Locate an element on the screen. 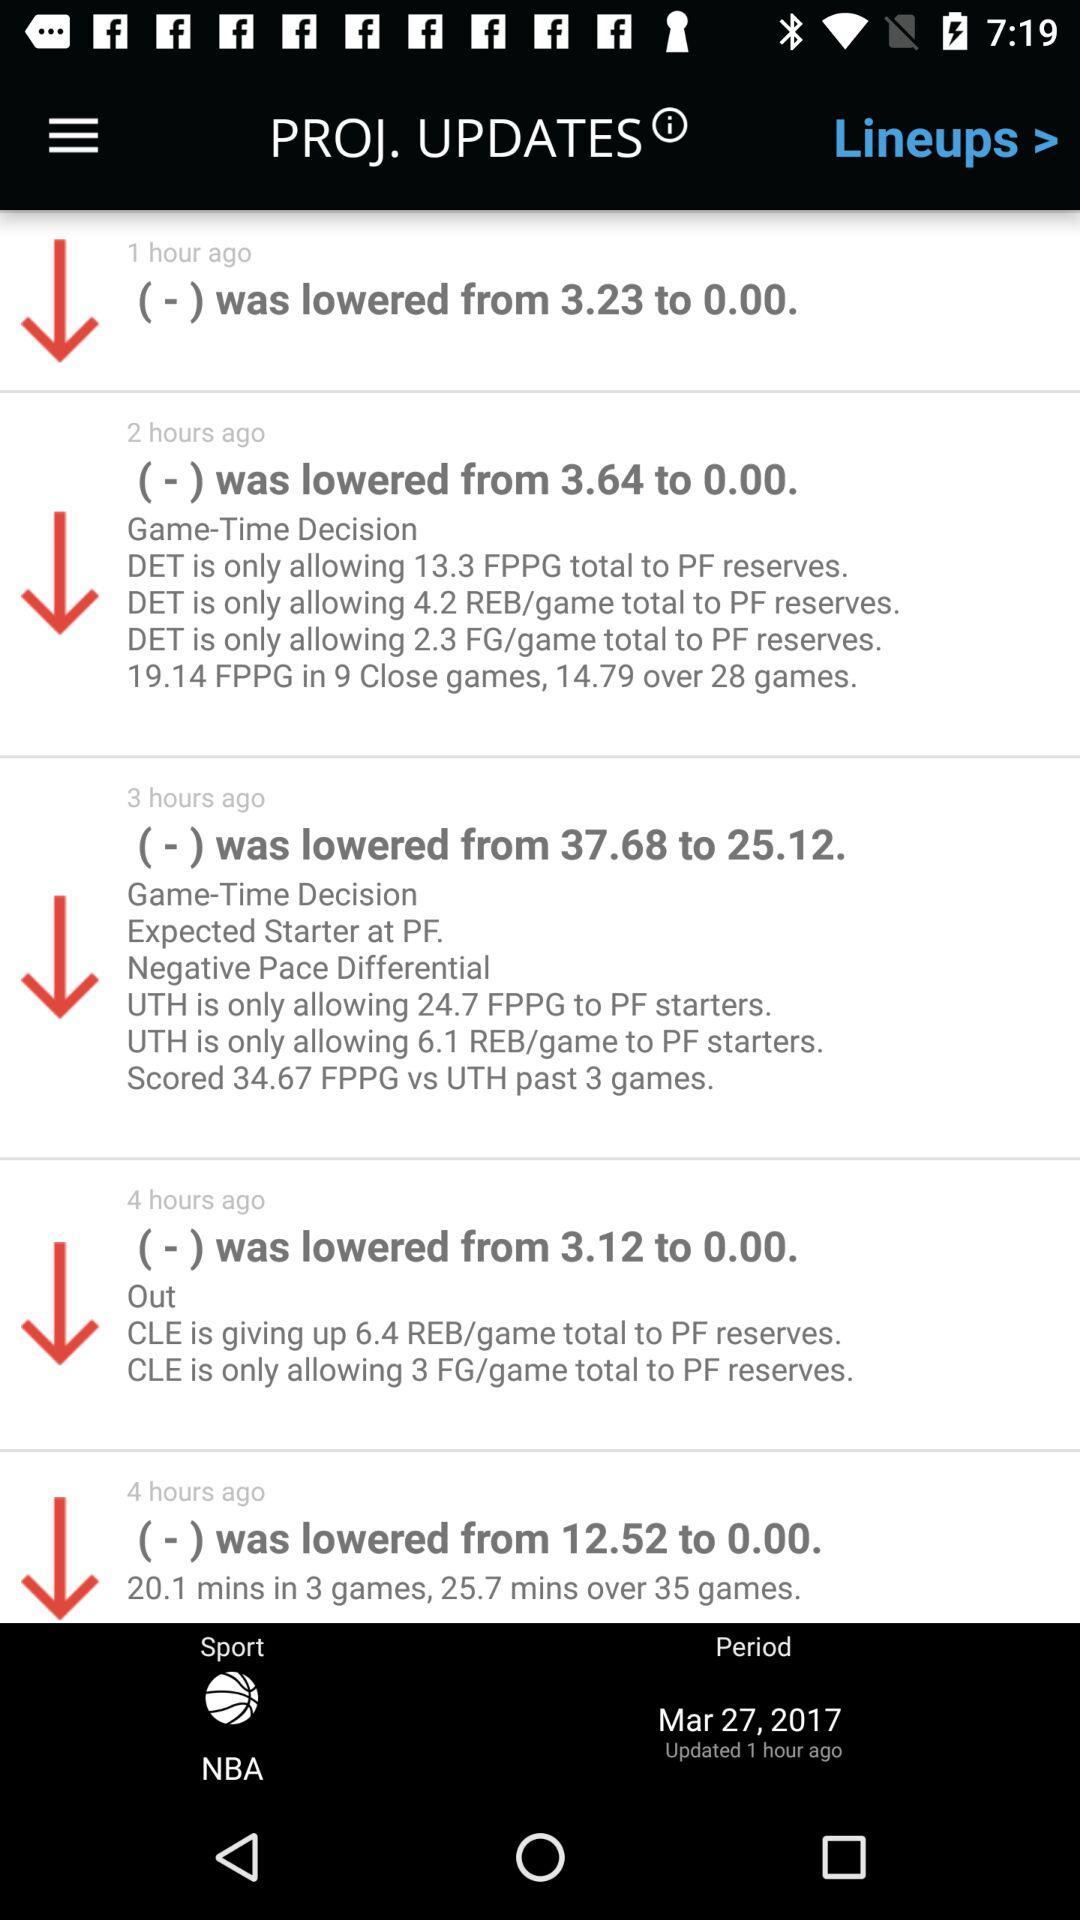 This screenshot has width=1080, height=1920. item to the right of sport is located at coordinates (753, 1729).